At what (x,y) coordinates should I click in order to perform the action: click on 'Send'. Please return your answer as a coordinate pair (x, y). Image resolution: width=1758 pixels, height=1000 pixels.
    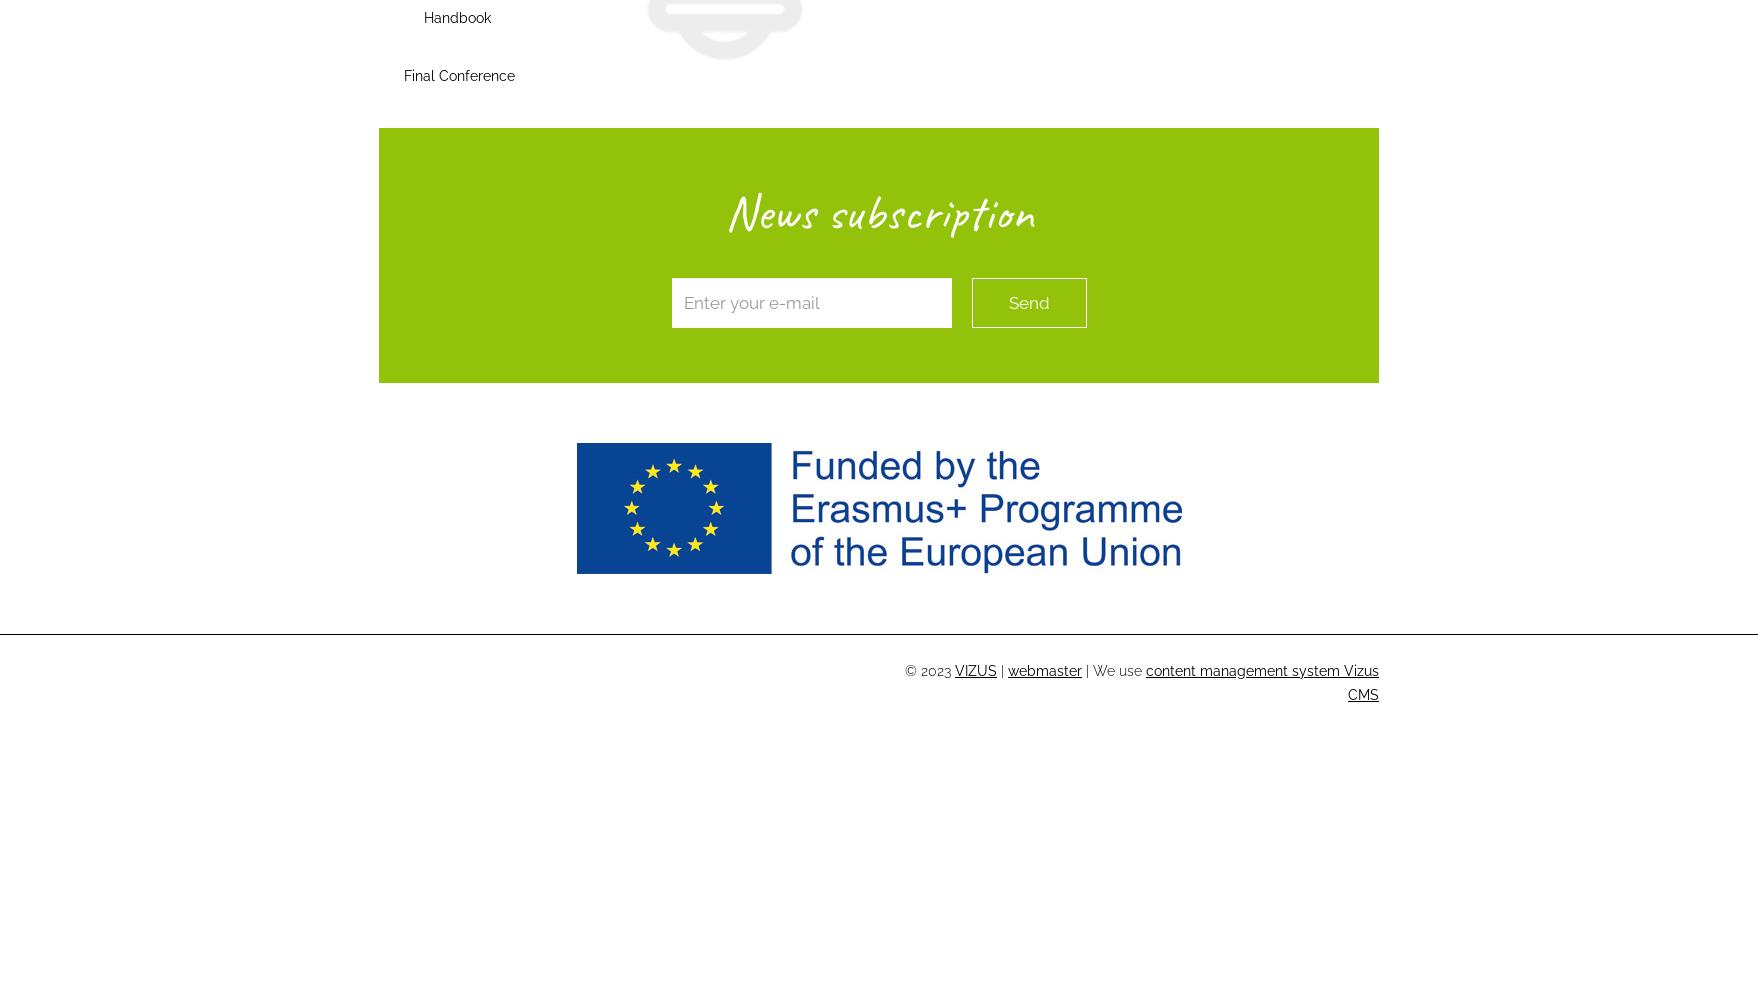
    Looking at the image, I should click on (1027, 302).